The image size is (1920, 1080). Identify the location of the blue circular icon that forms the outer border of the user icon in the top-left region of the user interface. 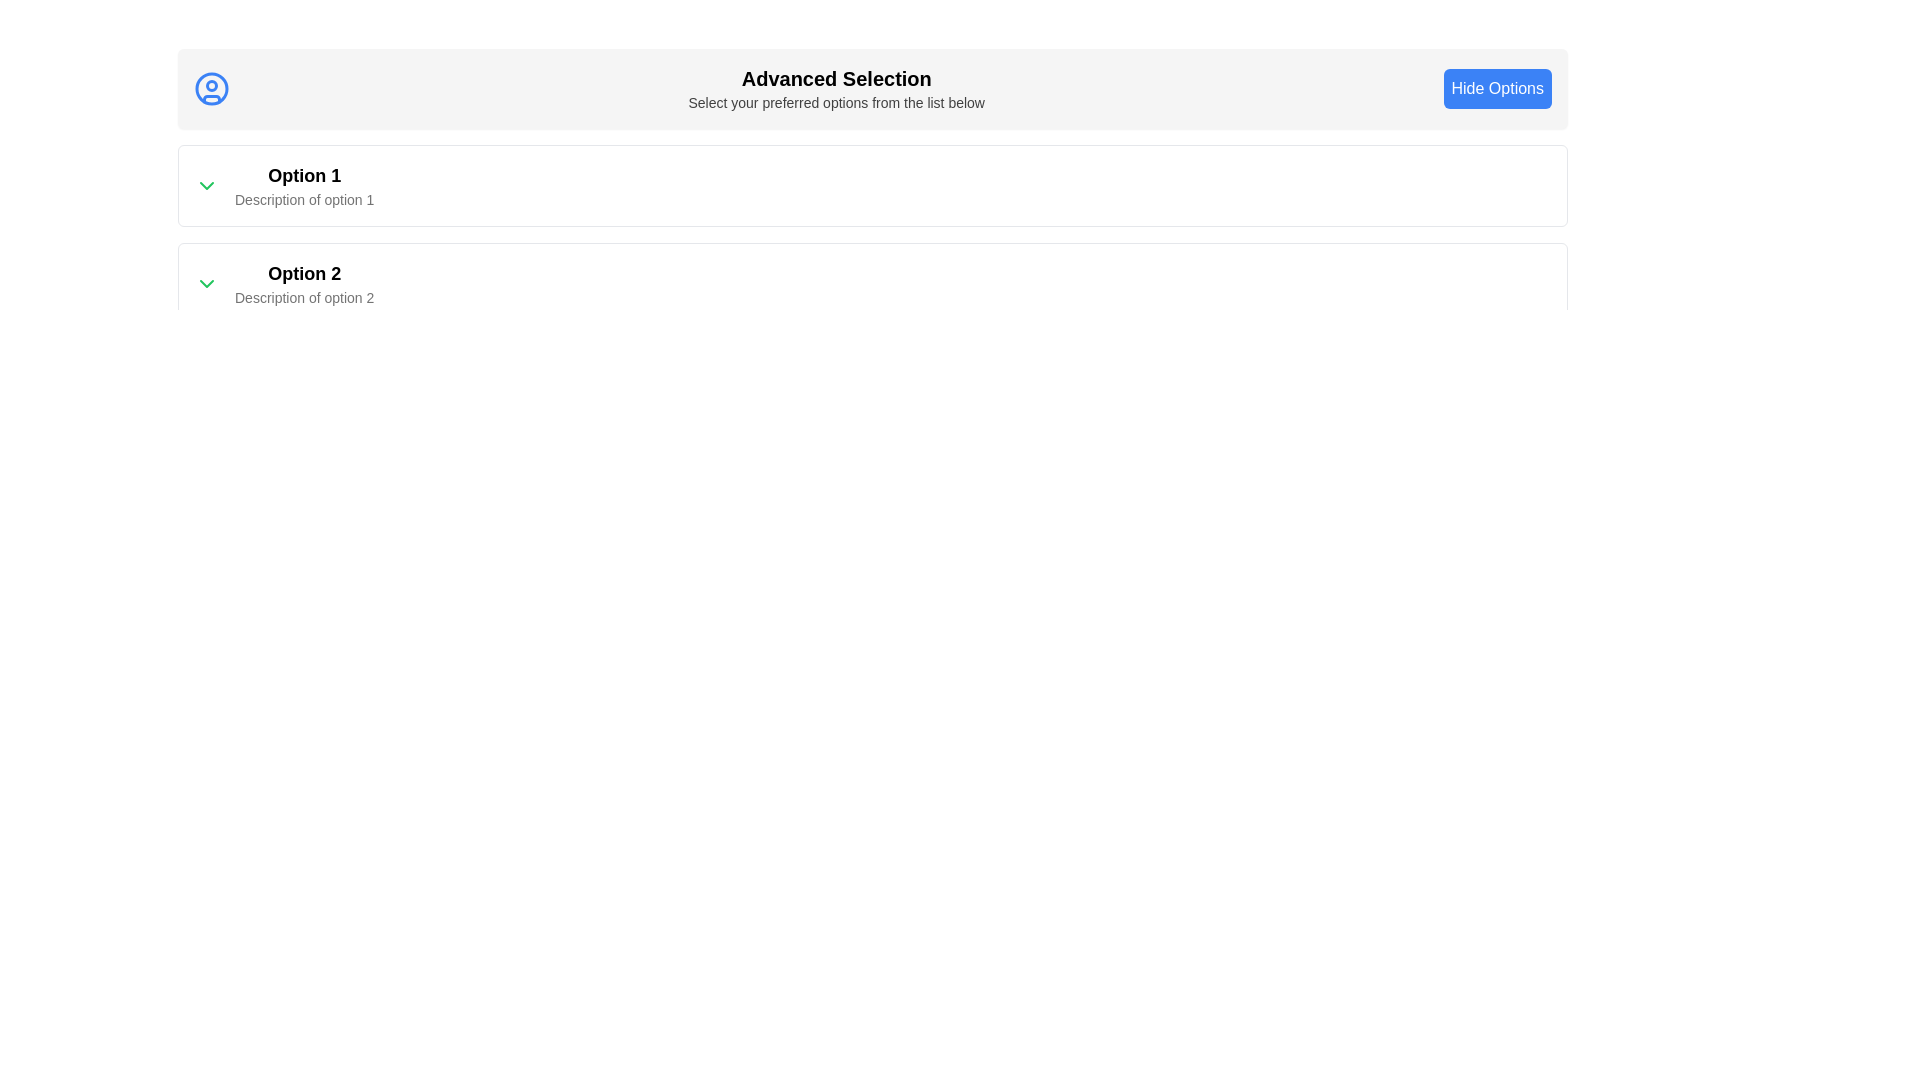
(211, 87).